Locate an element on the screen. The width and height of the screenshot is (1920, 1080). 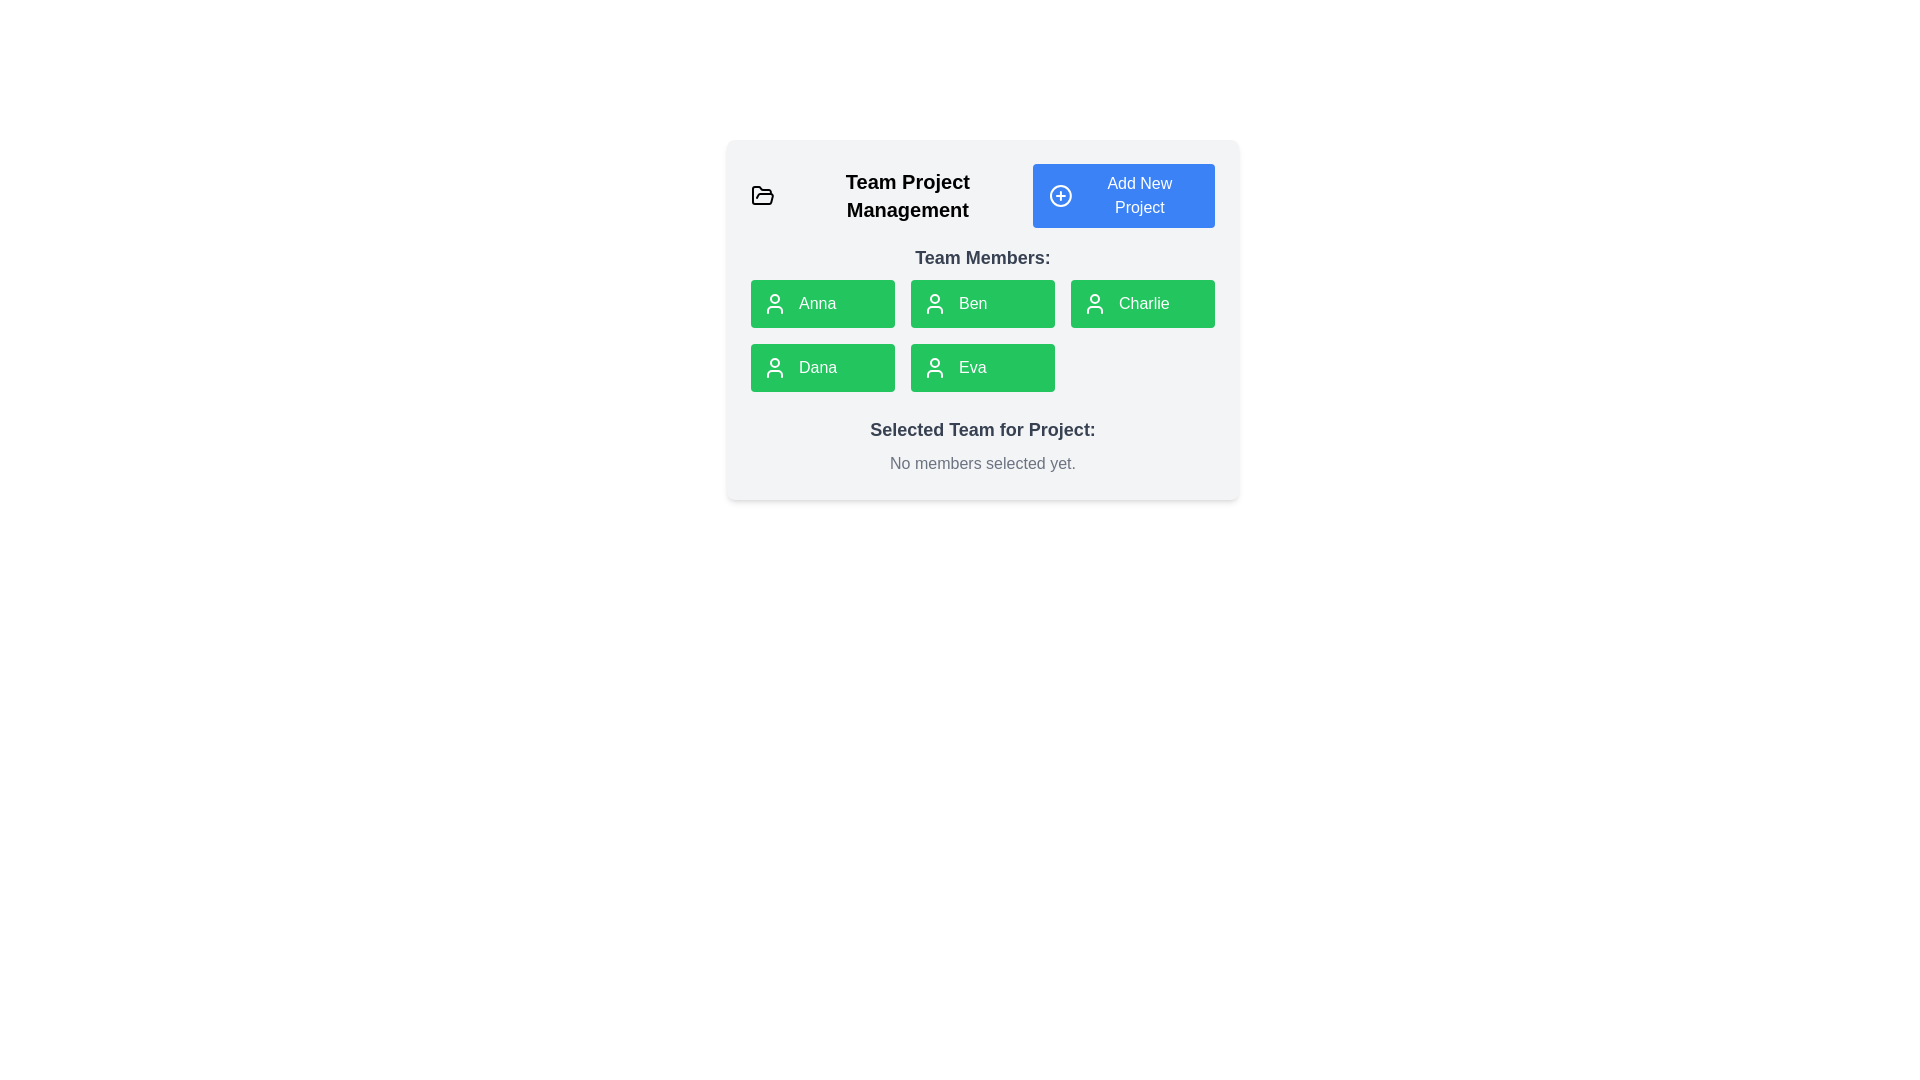
the informational Text Block that displays the title of a section and a notification or status update regarding the selected team for a project, located directly below the 5 green buttons representing team members is located at coordinates (983, 445).